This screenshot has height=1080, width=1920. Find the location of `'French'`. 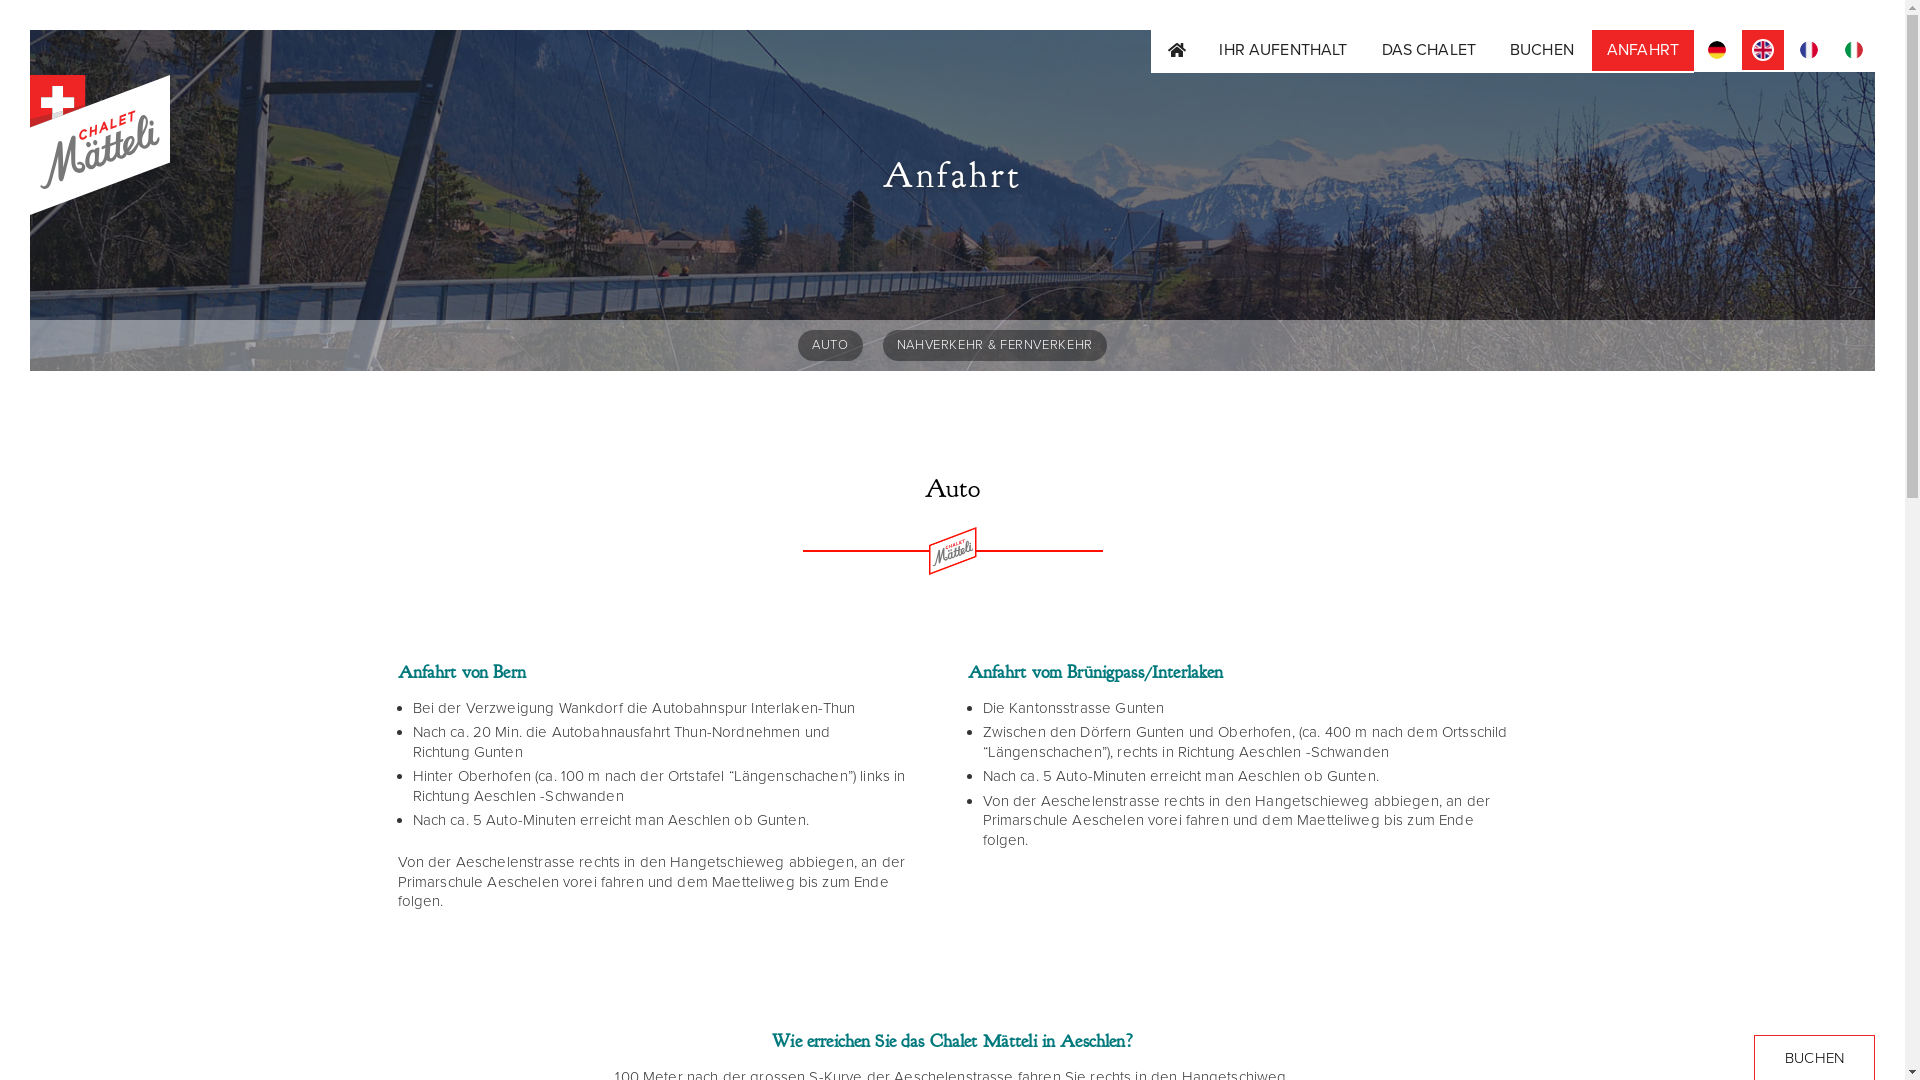

'French' is located at coordinates (1809, 49).